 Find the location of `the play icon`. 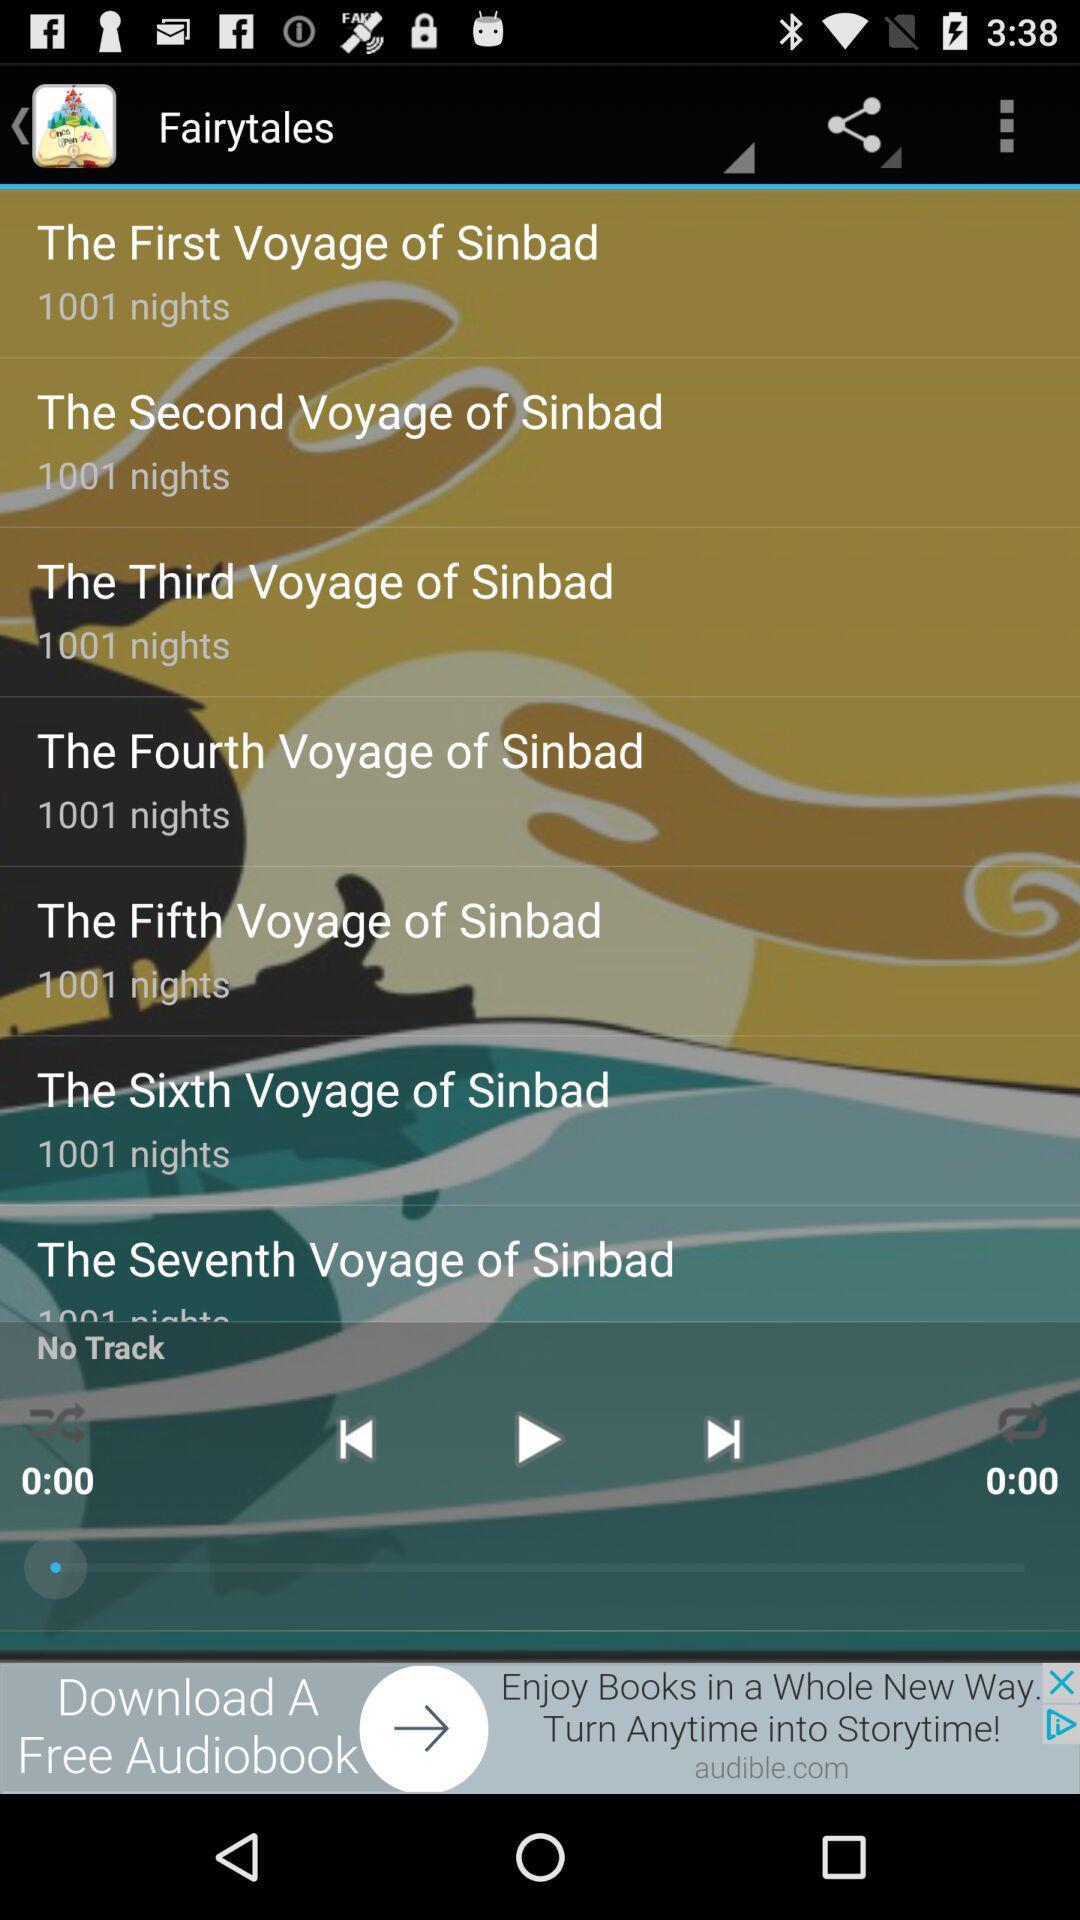

the play icon is located at coordinates (538, 1538).